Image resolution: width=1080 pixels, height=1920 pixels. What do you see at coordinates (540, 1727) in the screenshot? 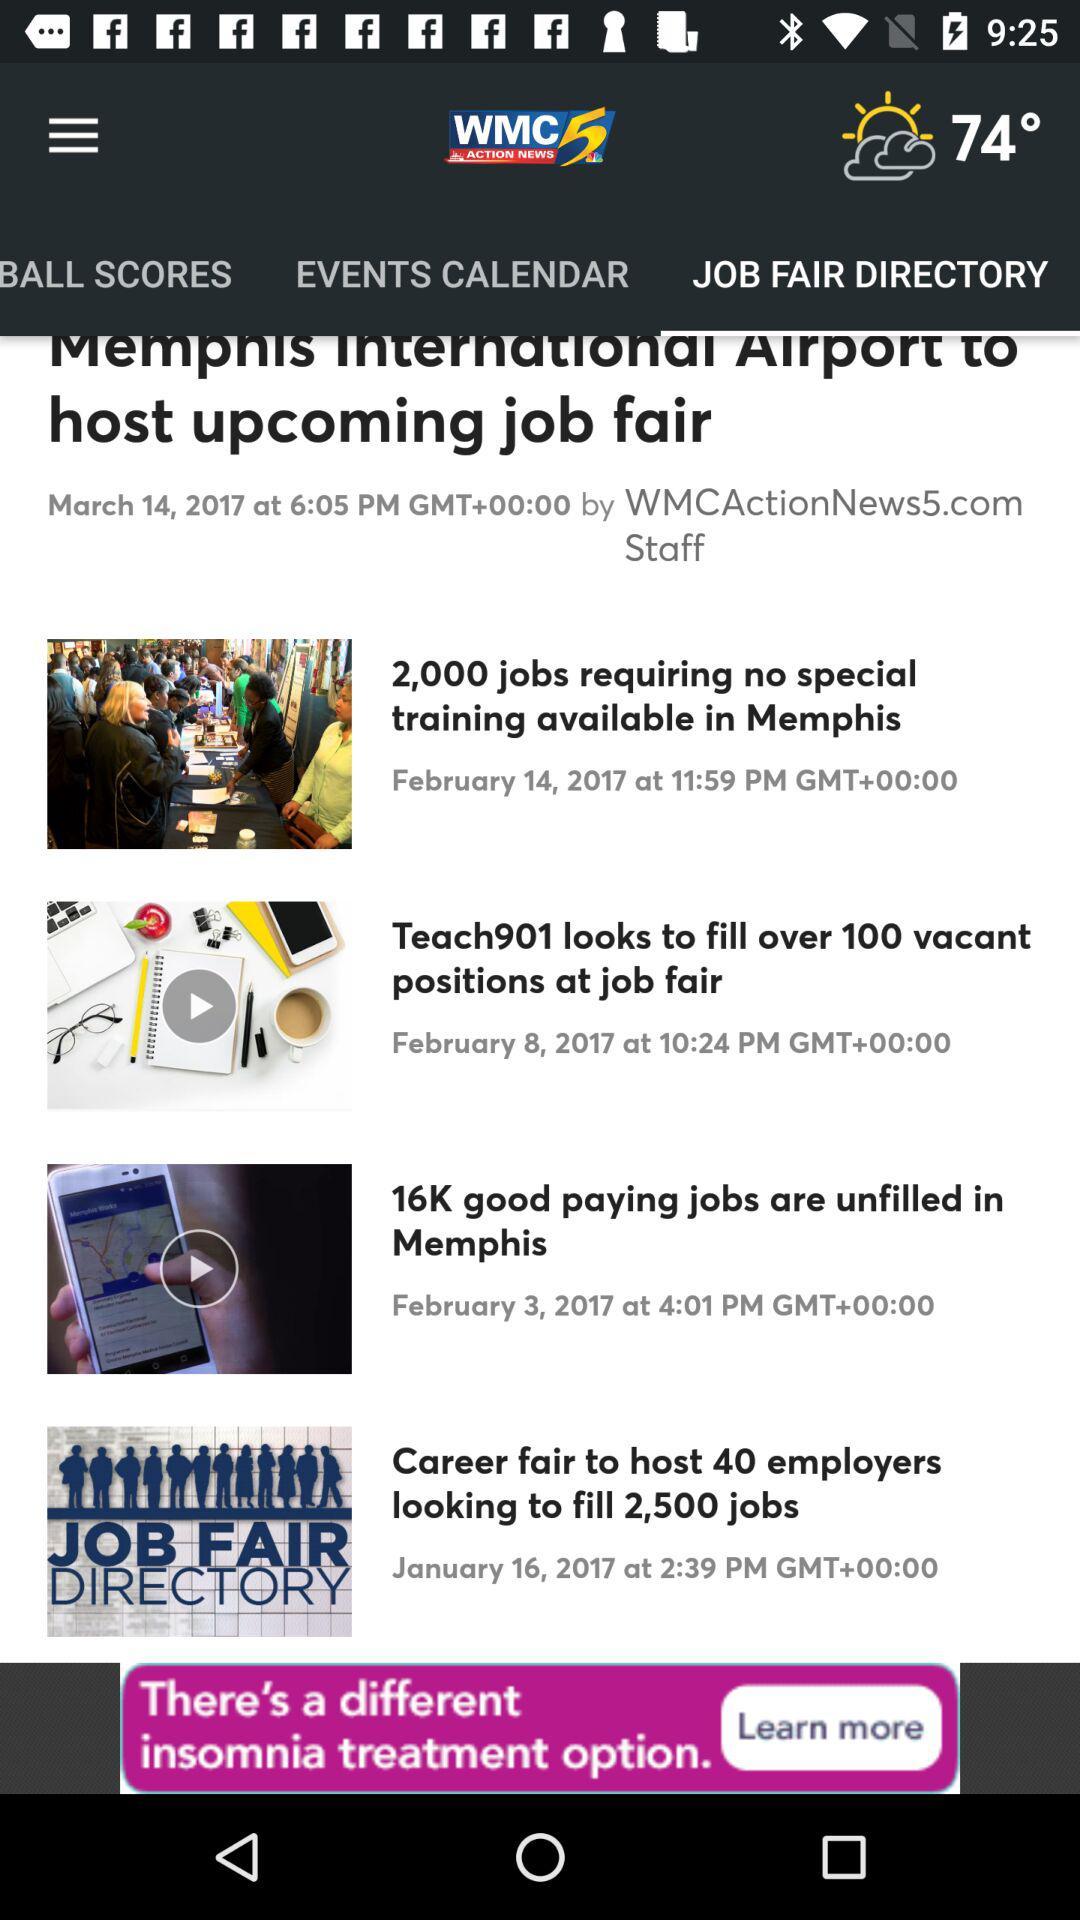
I see `advertisement link` at bounding box center [540, 1727].